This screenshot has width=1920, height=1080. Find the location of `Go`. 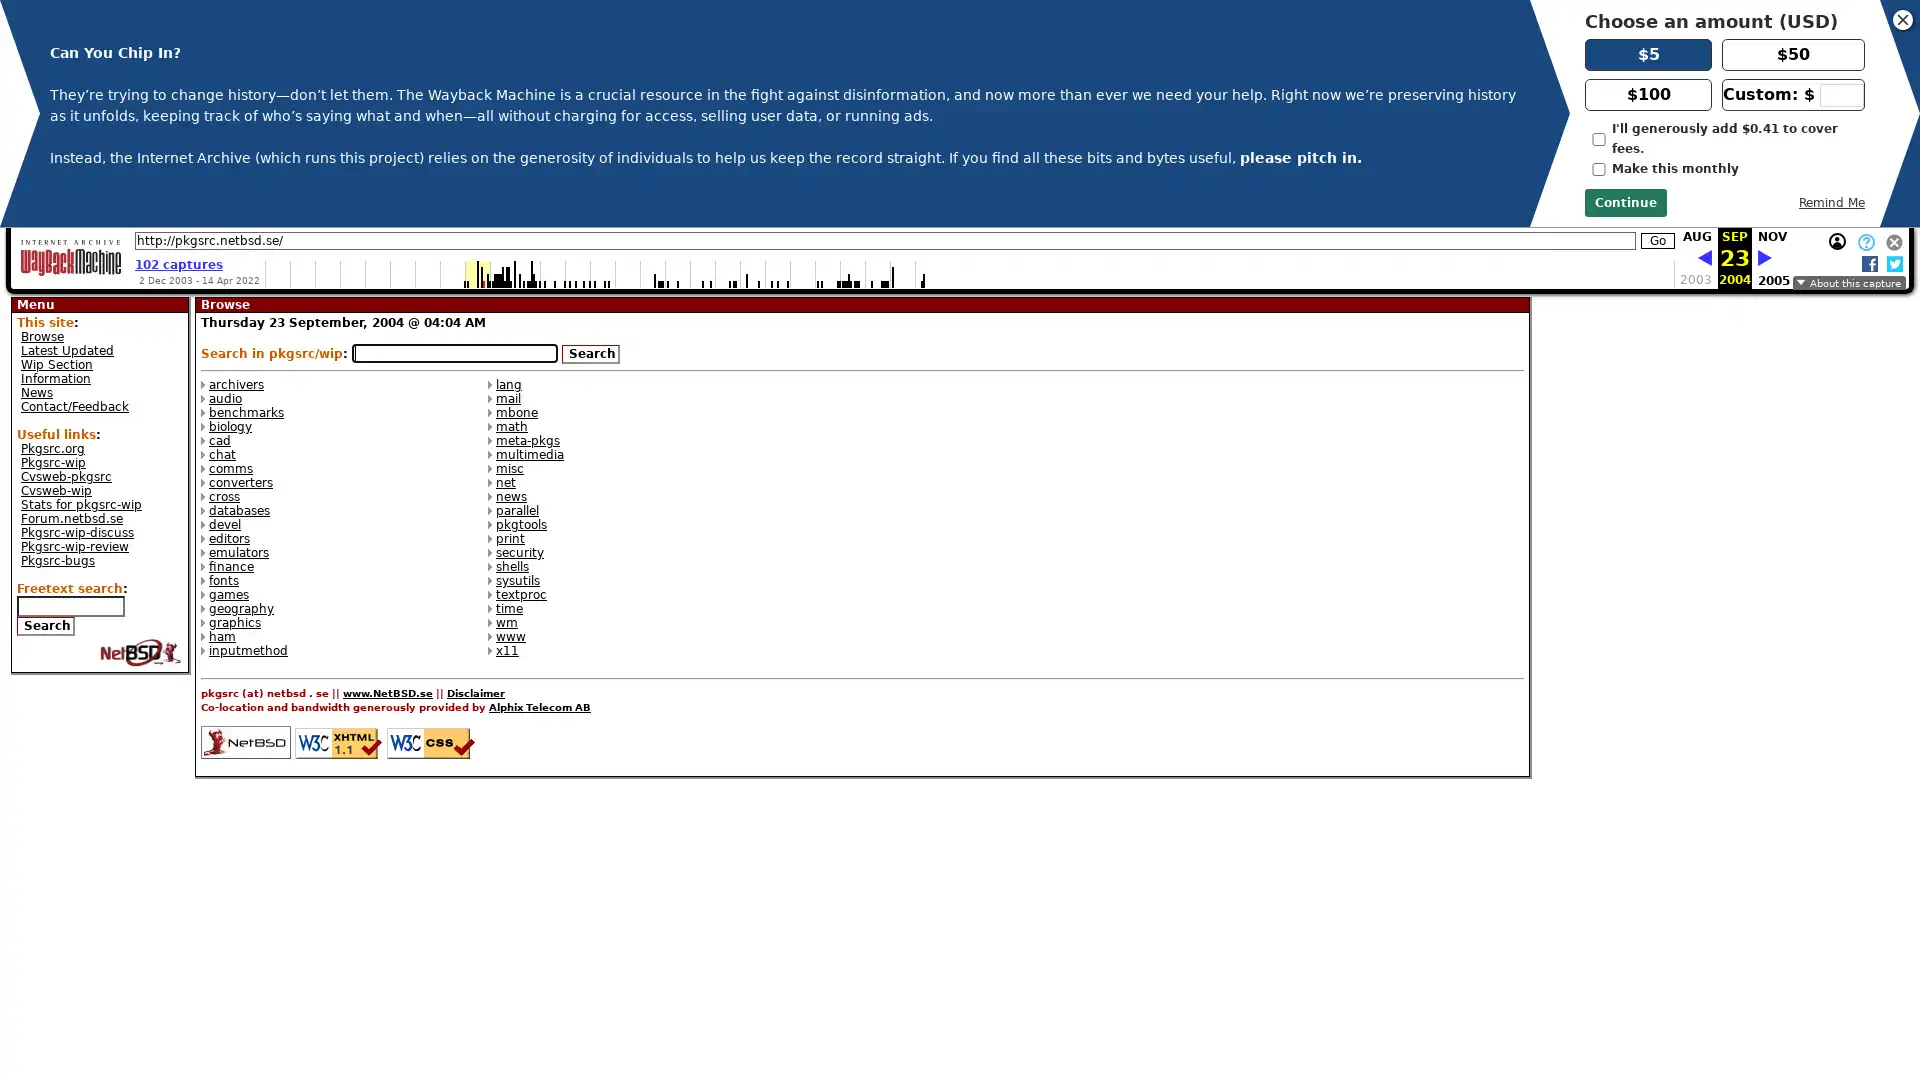

Go is located at coordinates (1657, 239).